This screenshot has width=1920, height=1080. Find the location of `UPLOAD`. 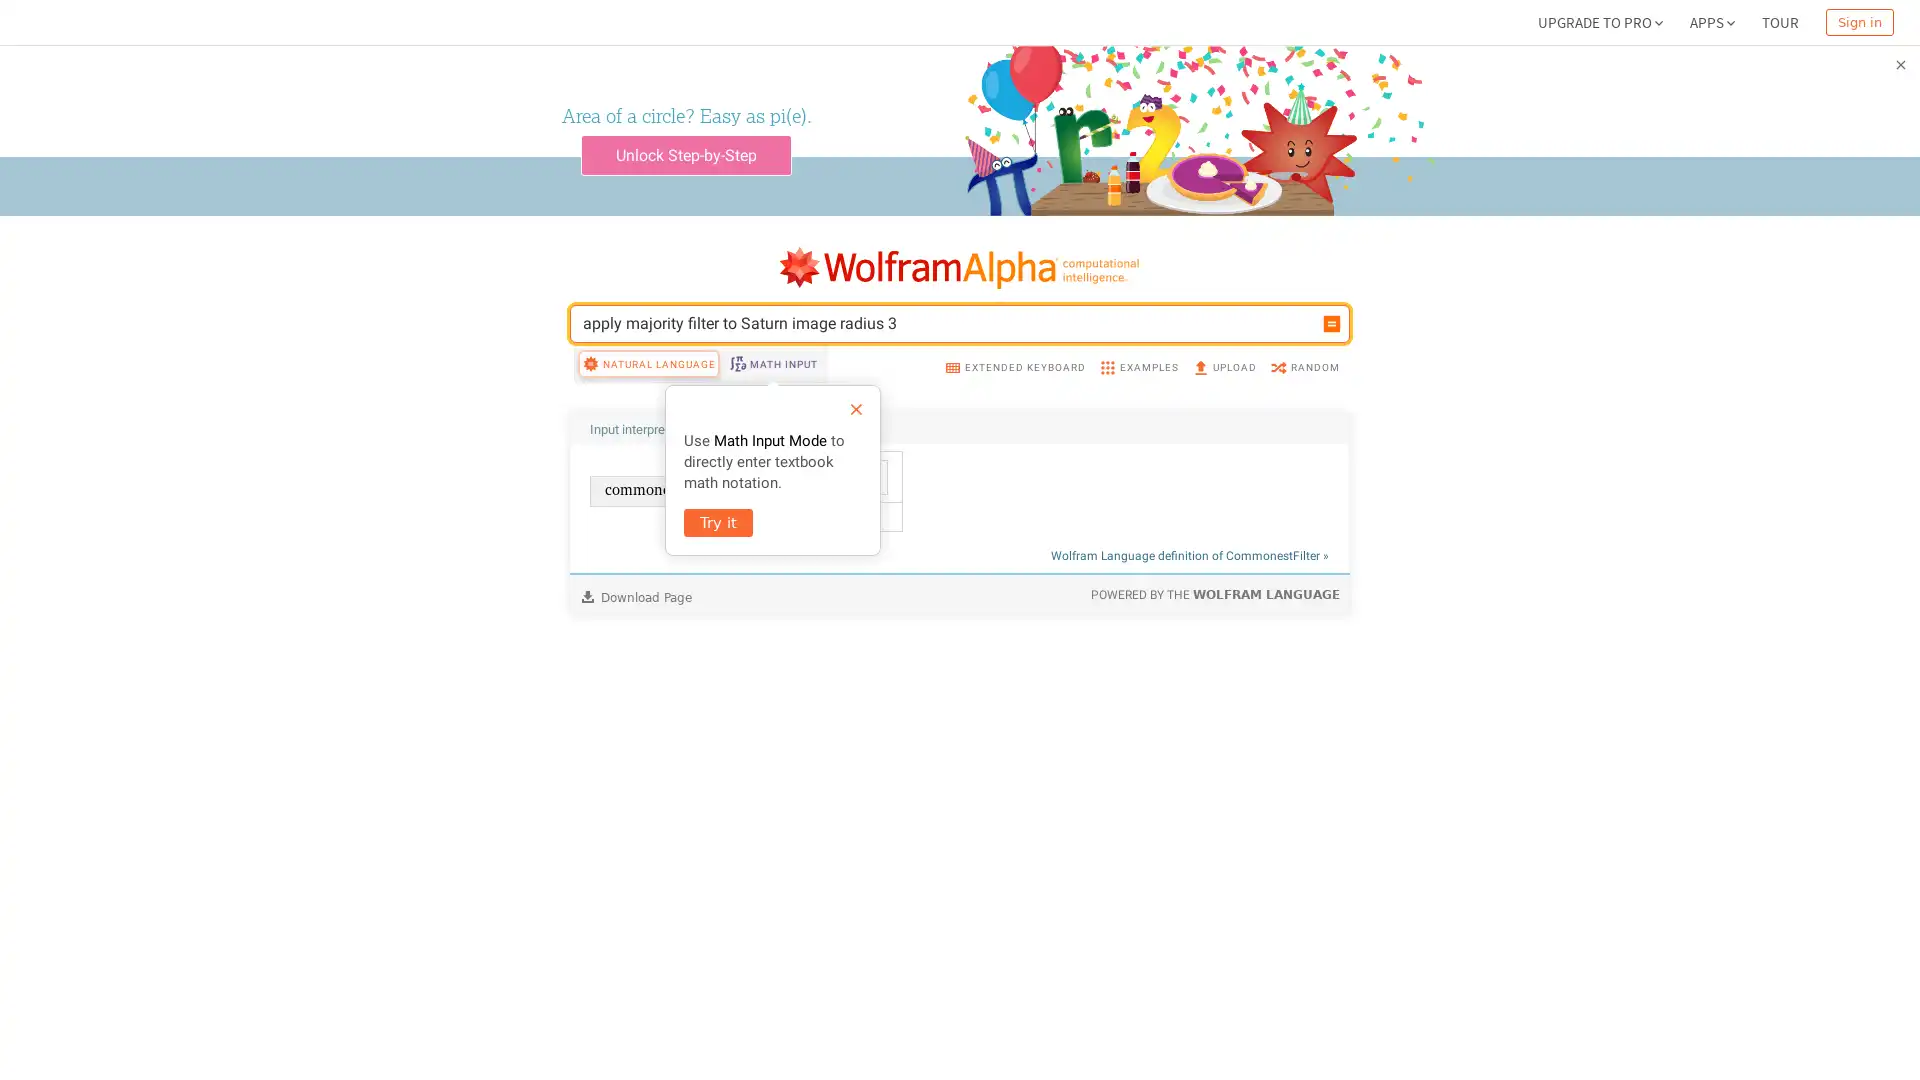

UPLOAD is located at coordinates (1223, 405).